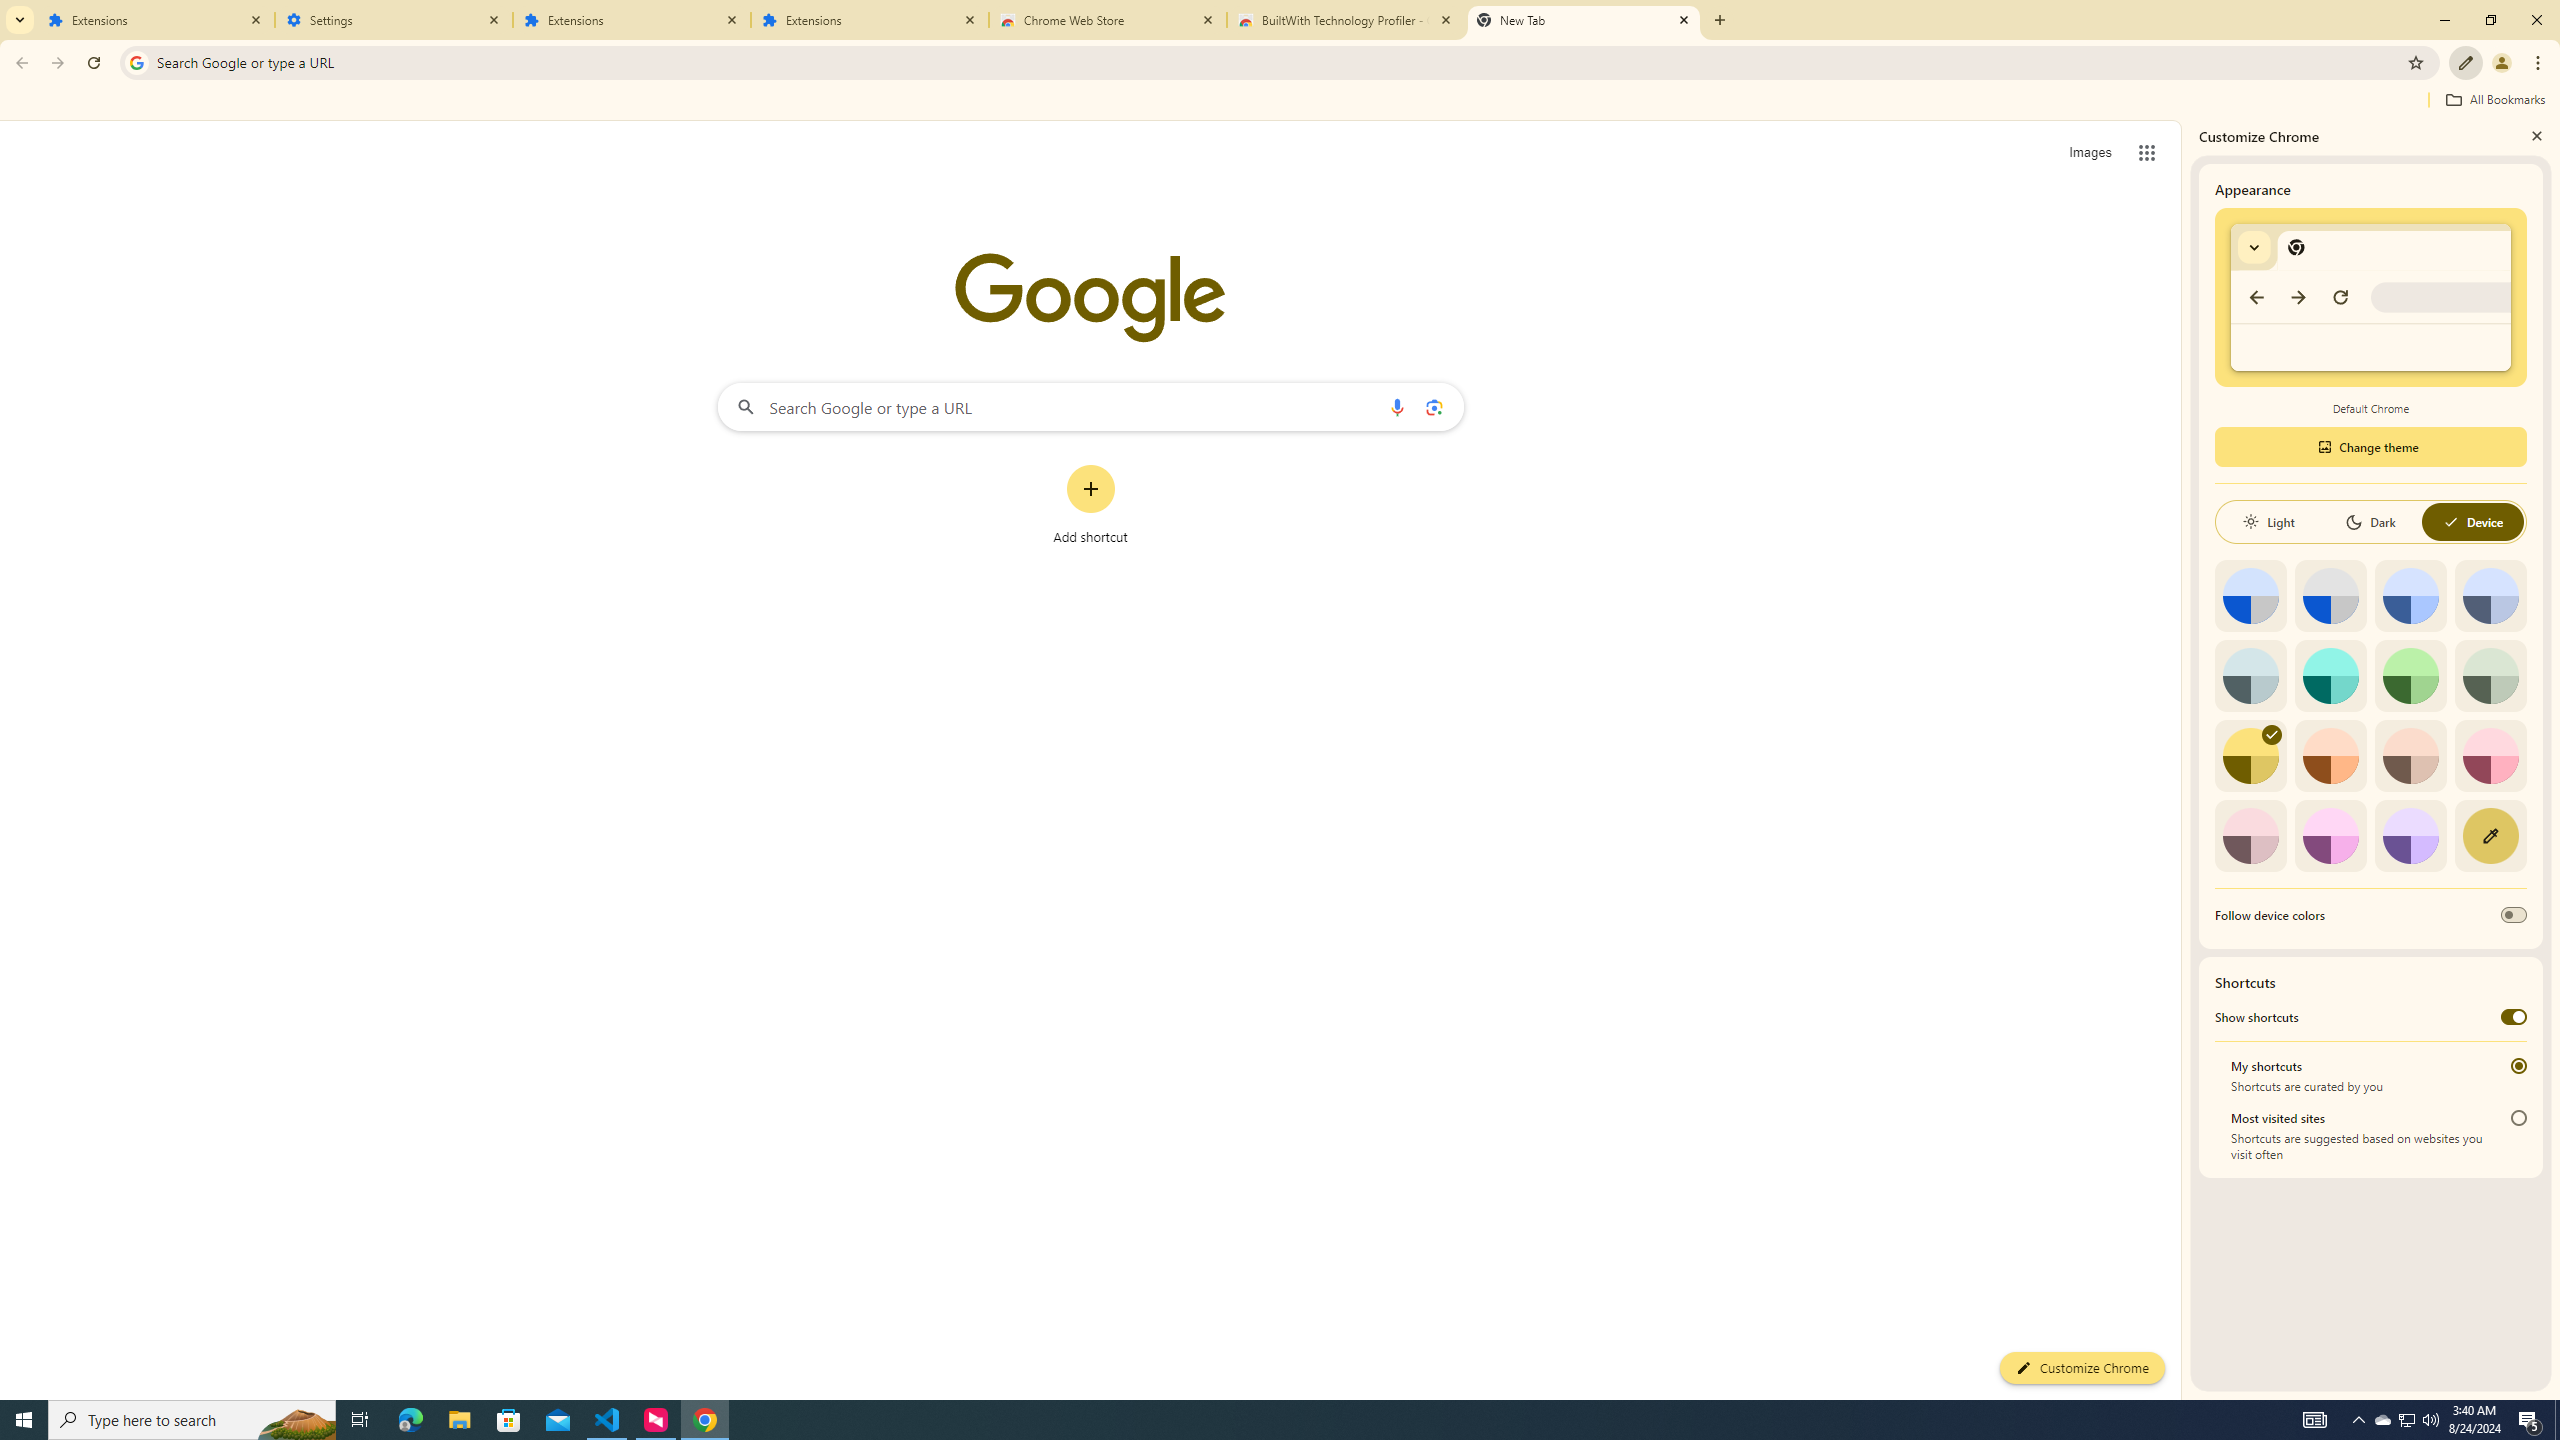 This screenshot has height=1440, width=2560. I want to click on 'Apricot', so click(2410, 755).